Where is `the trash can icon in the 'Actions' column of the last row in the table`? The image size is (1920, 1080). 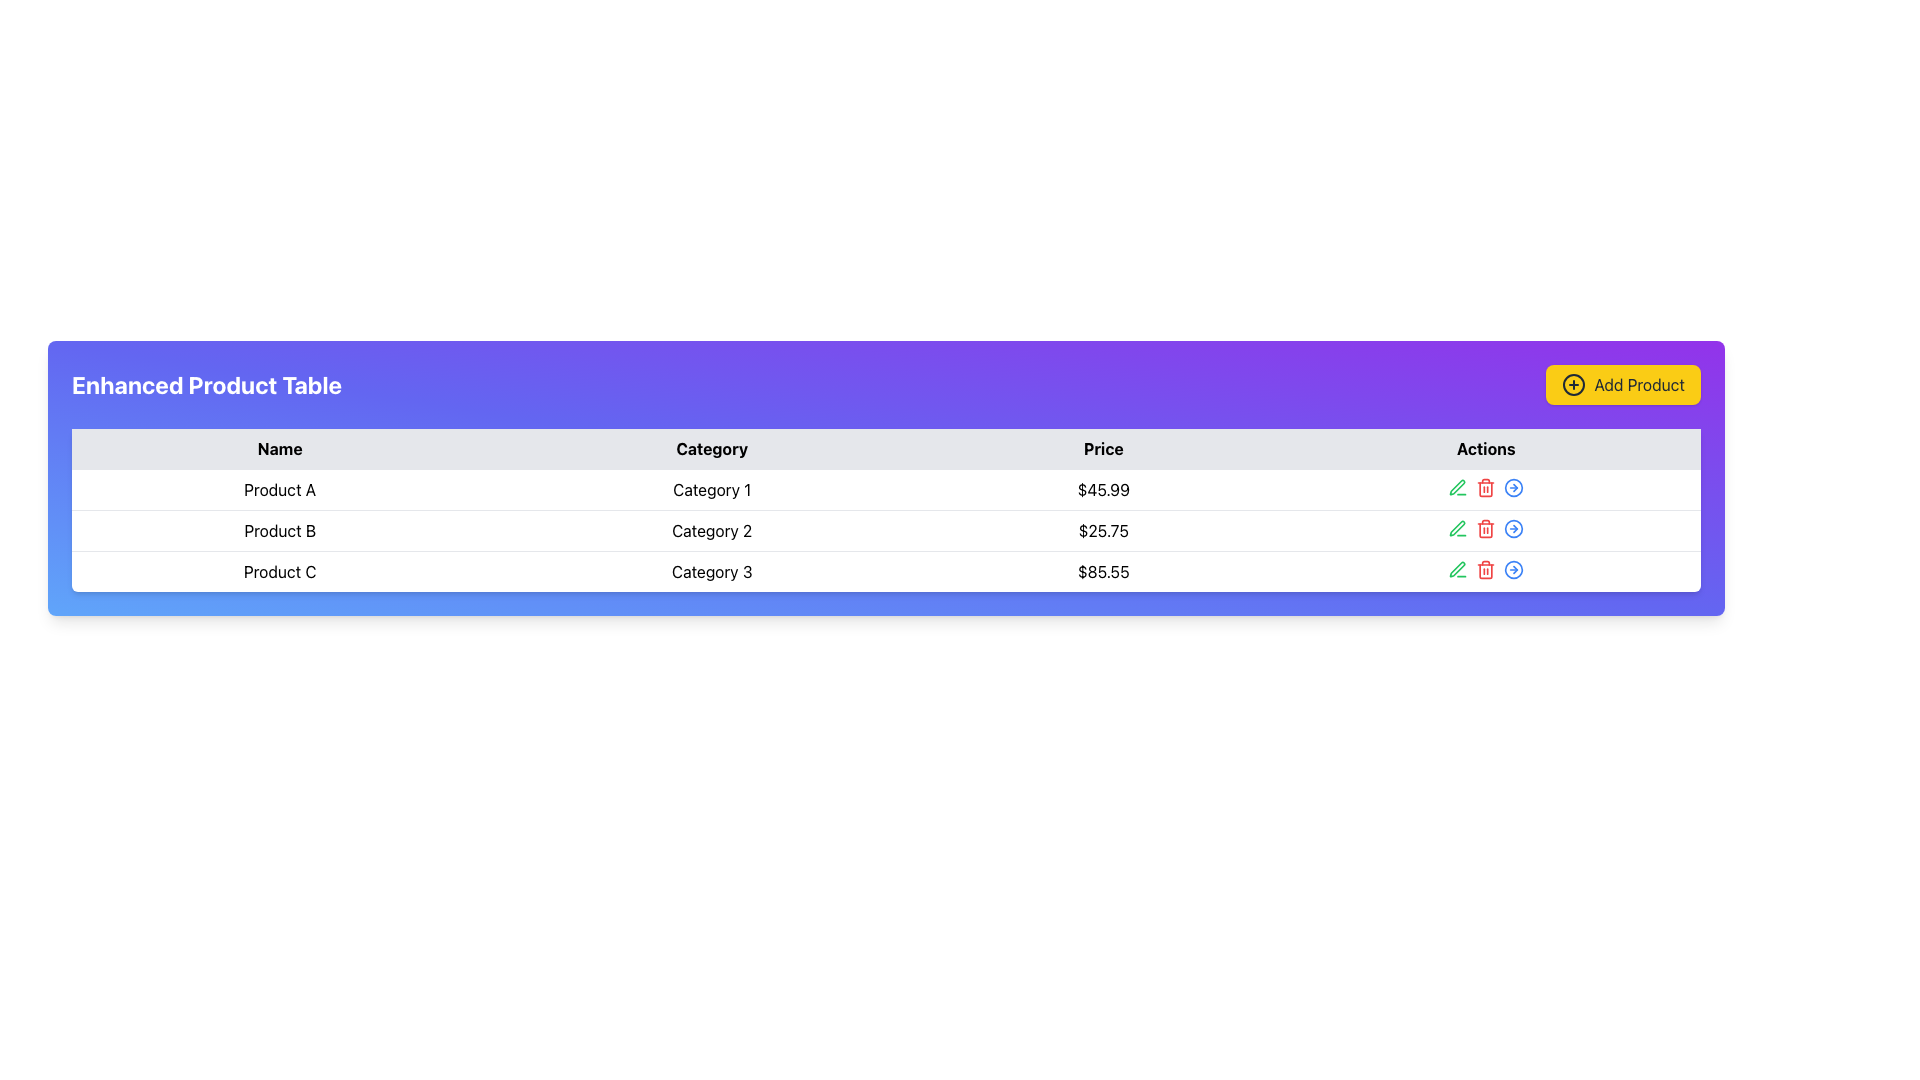 the trash can icon in the 'Actions' column of the last row in the table is located at coordinates (1486, 528).